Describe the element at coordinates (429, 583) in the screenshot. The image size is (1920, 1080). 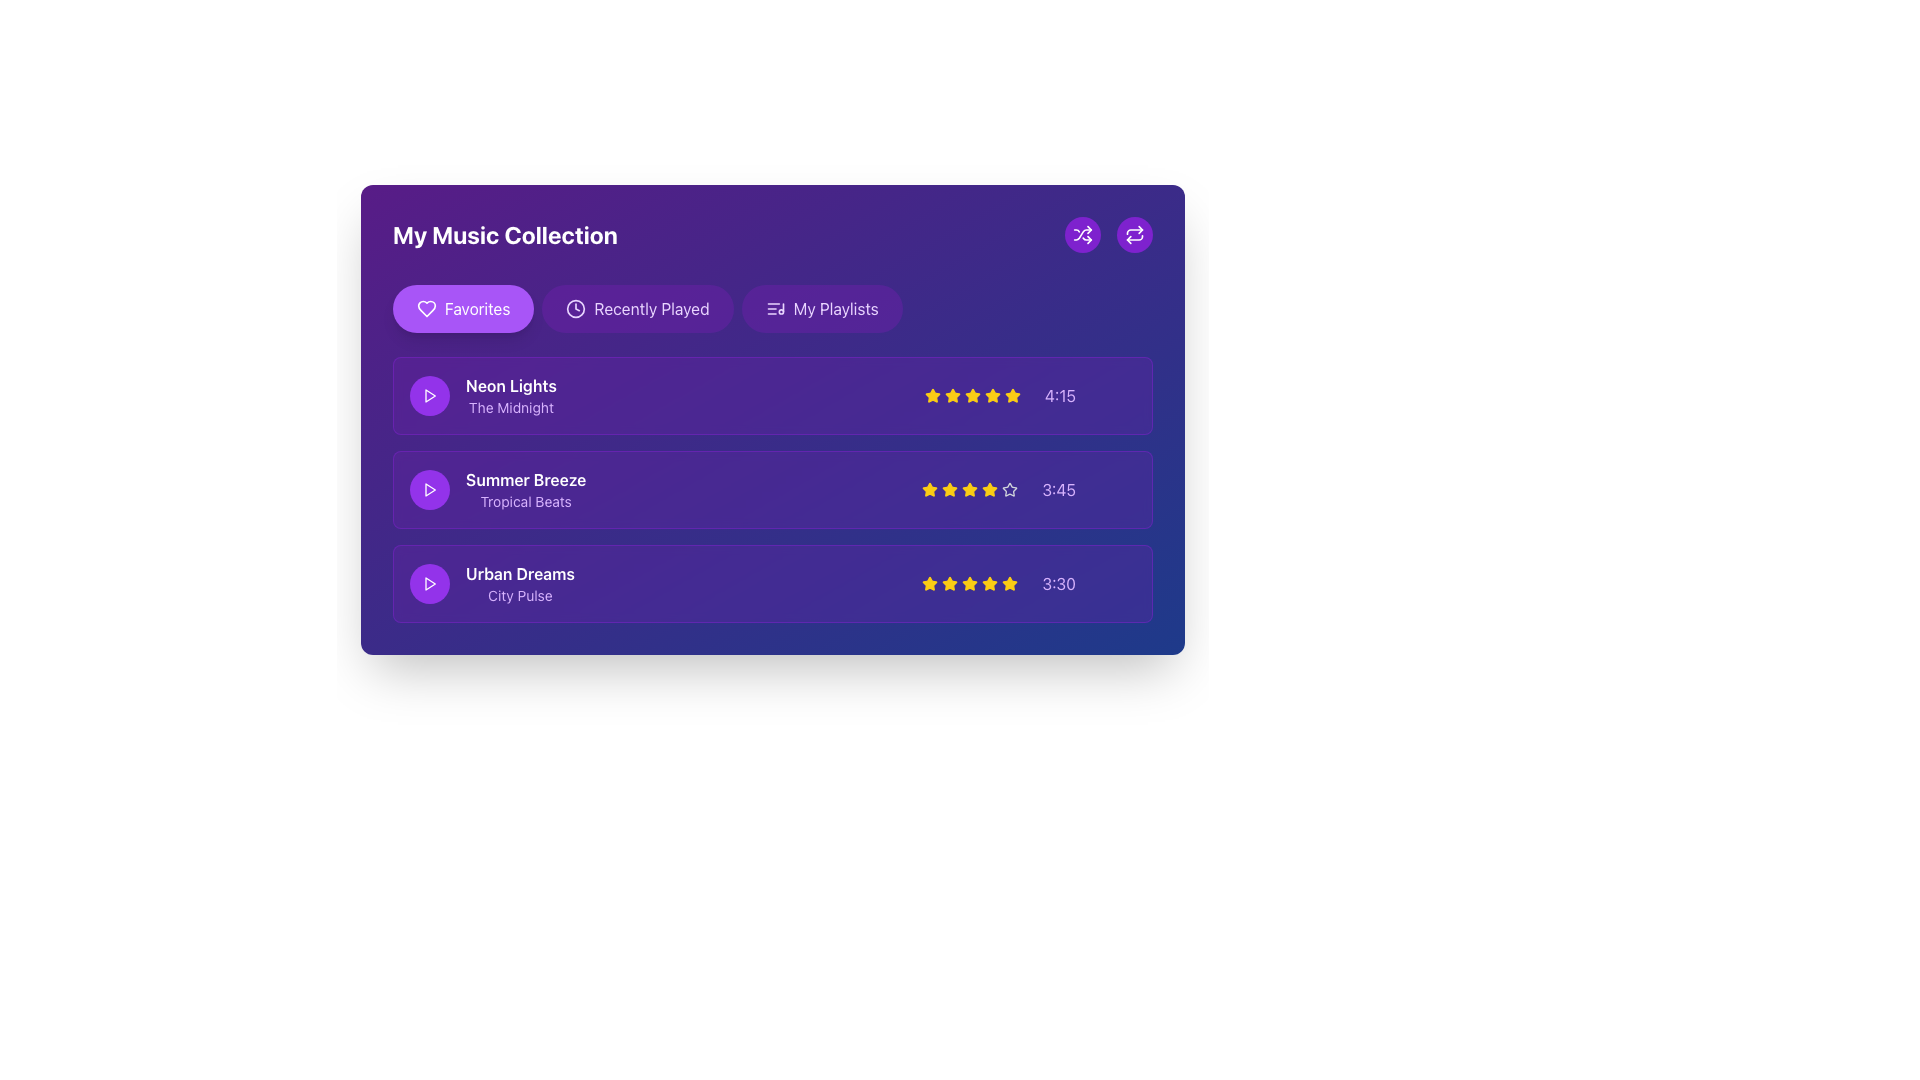
I see `the circular purple button with a white play icon located to the left of the text 'Urban Dreams' in the playlist to play the associated track` at that location.